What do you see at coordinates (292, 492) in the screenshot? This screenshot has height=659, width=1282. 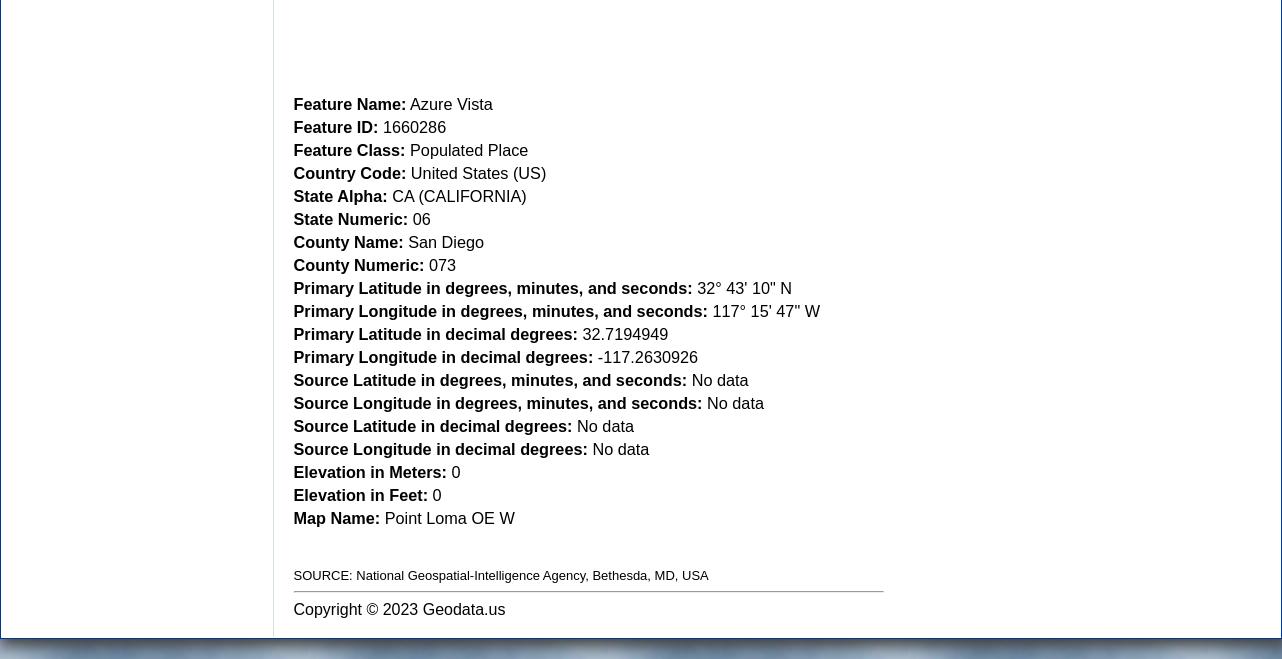 I see `'Elevation in Feet:'` at bounding box center [292, 492].